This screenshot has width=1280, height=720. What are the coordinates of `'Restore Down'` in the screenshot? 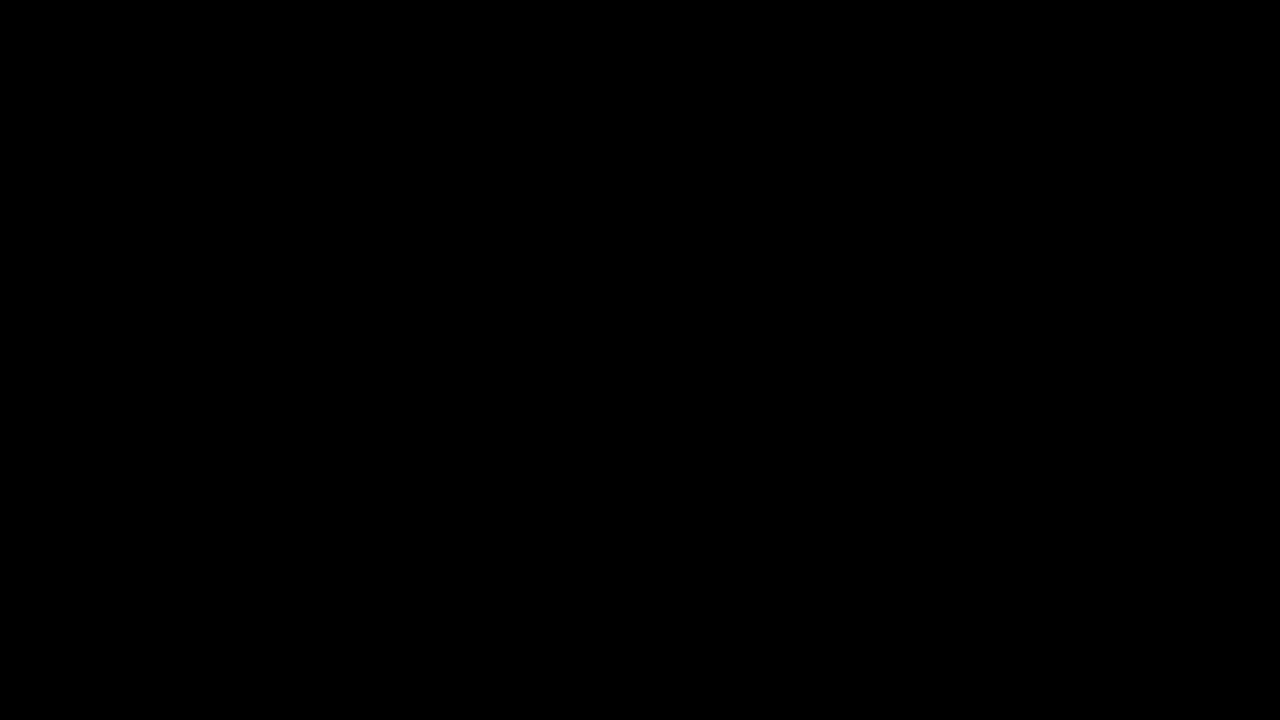 It's located at (1209, 15).